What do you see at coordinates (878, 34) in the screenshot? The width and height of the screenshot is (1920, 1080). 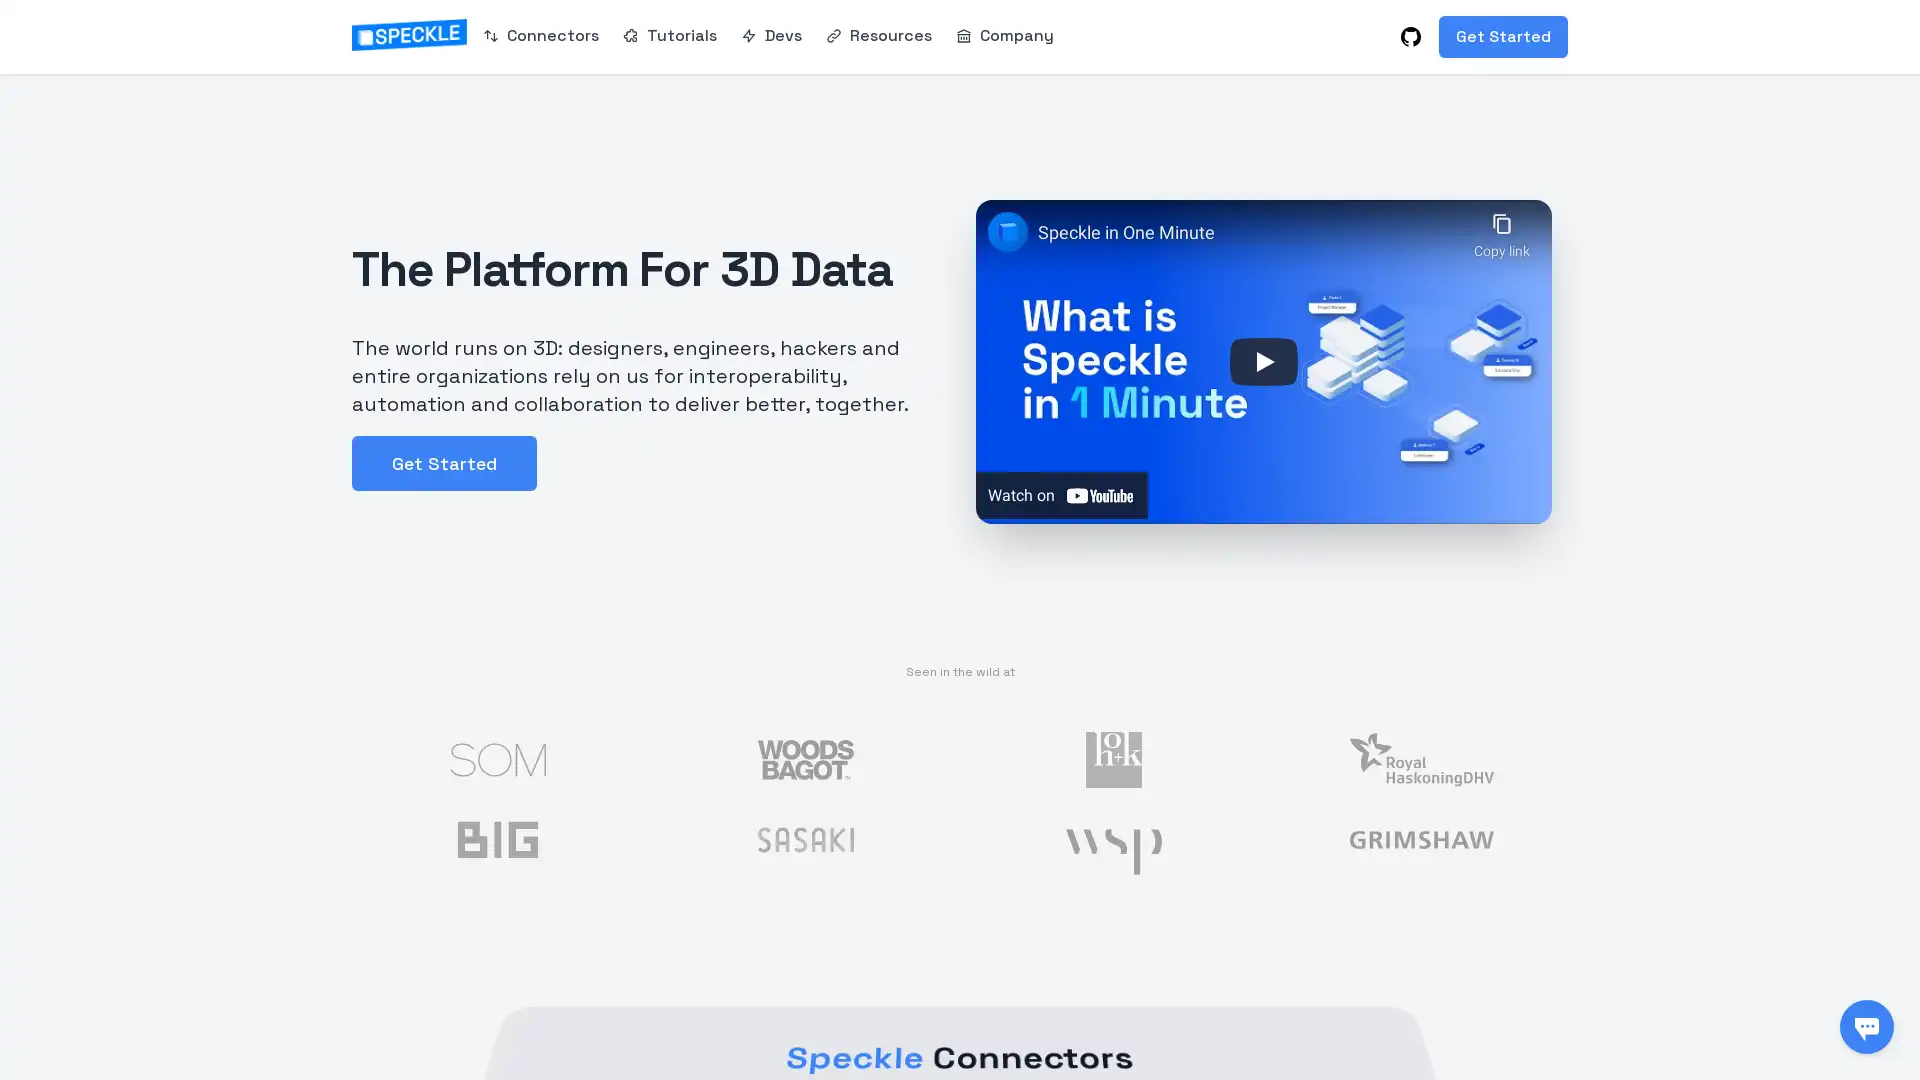 I see `Resources` at bounding box center [878, 34].